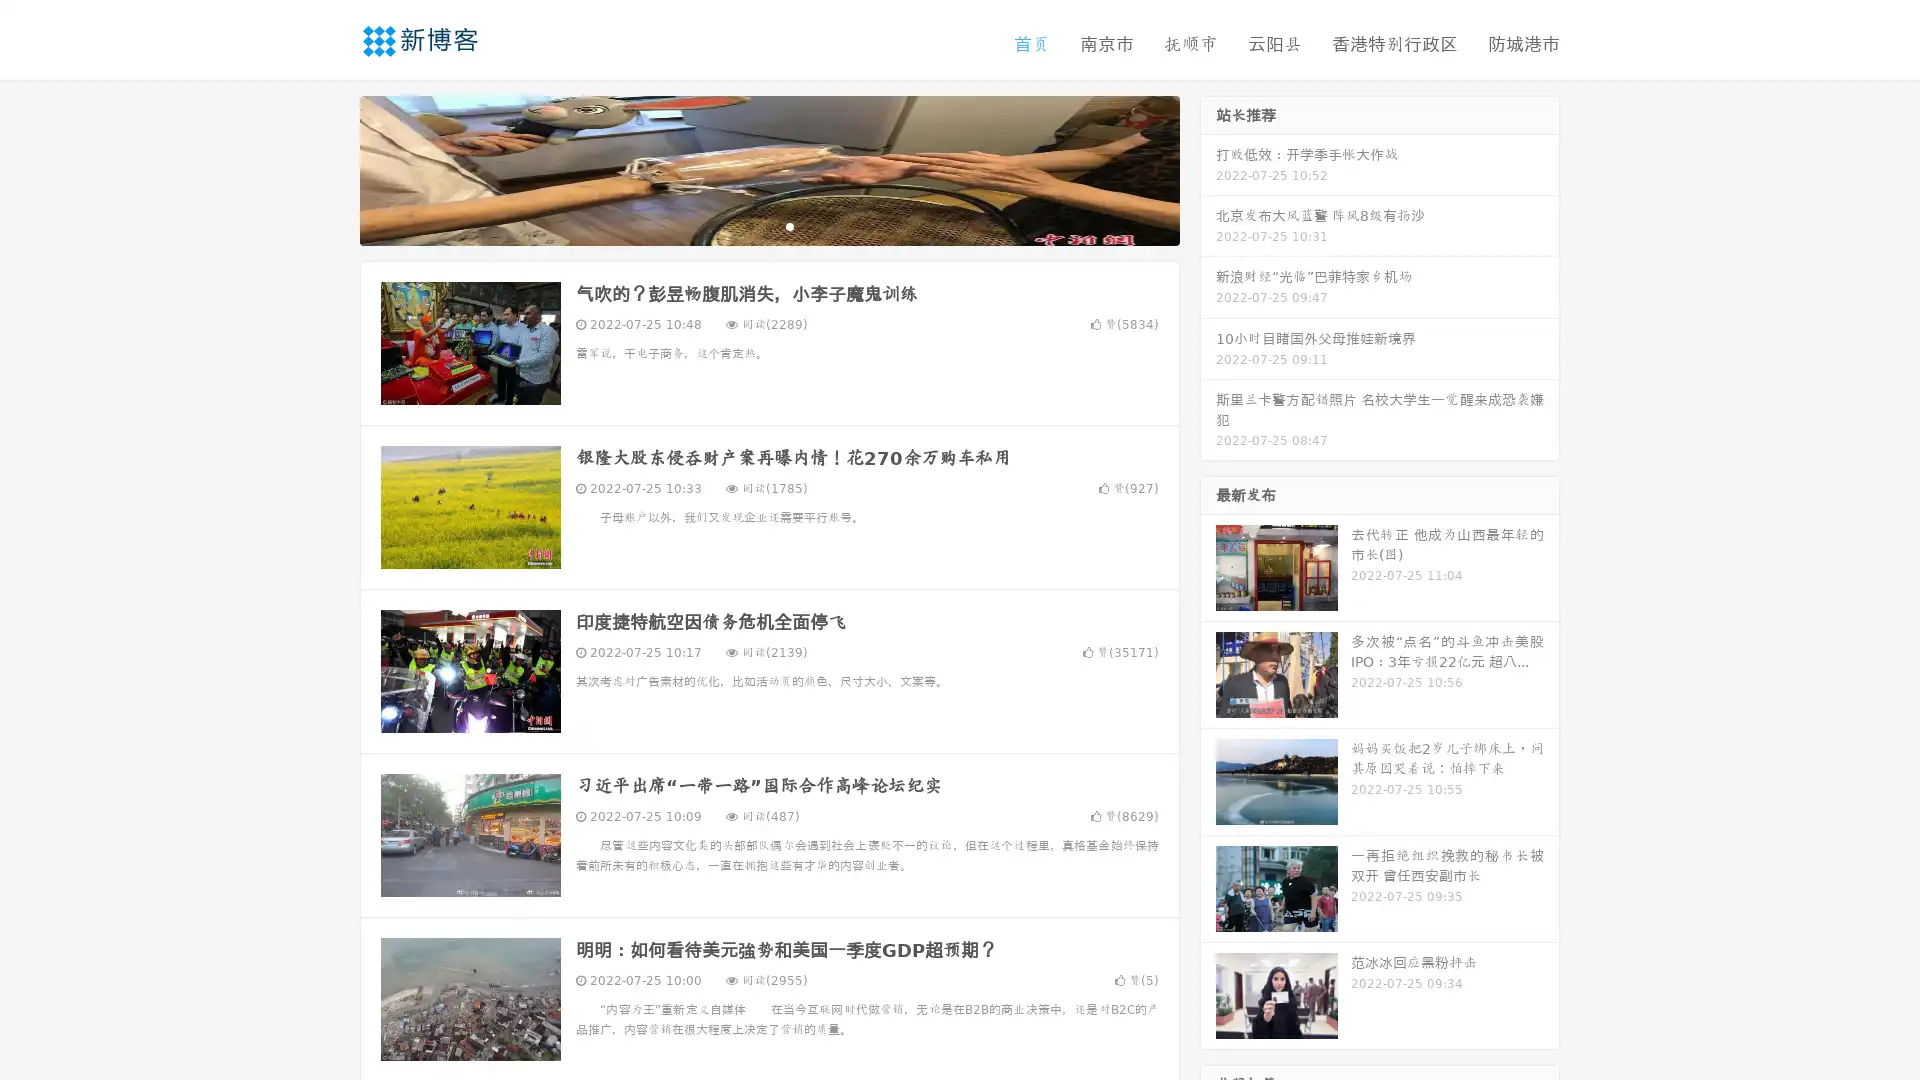 The width and height of the screenshot is (1920, 1080). I want to click on Go to slide 1, so click(748, 225).